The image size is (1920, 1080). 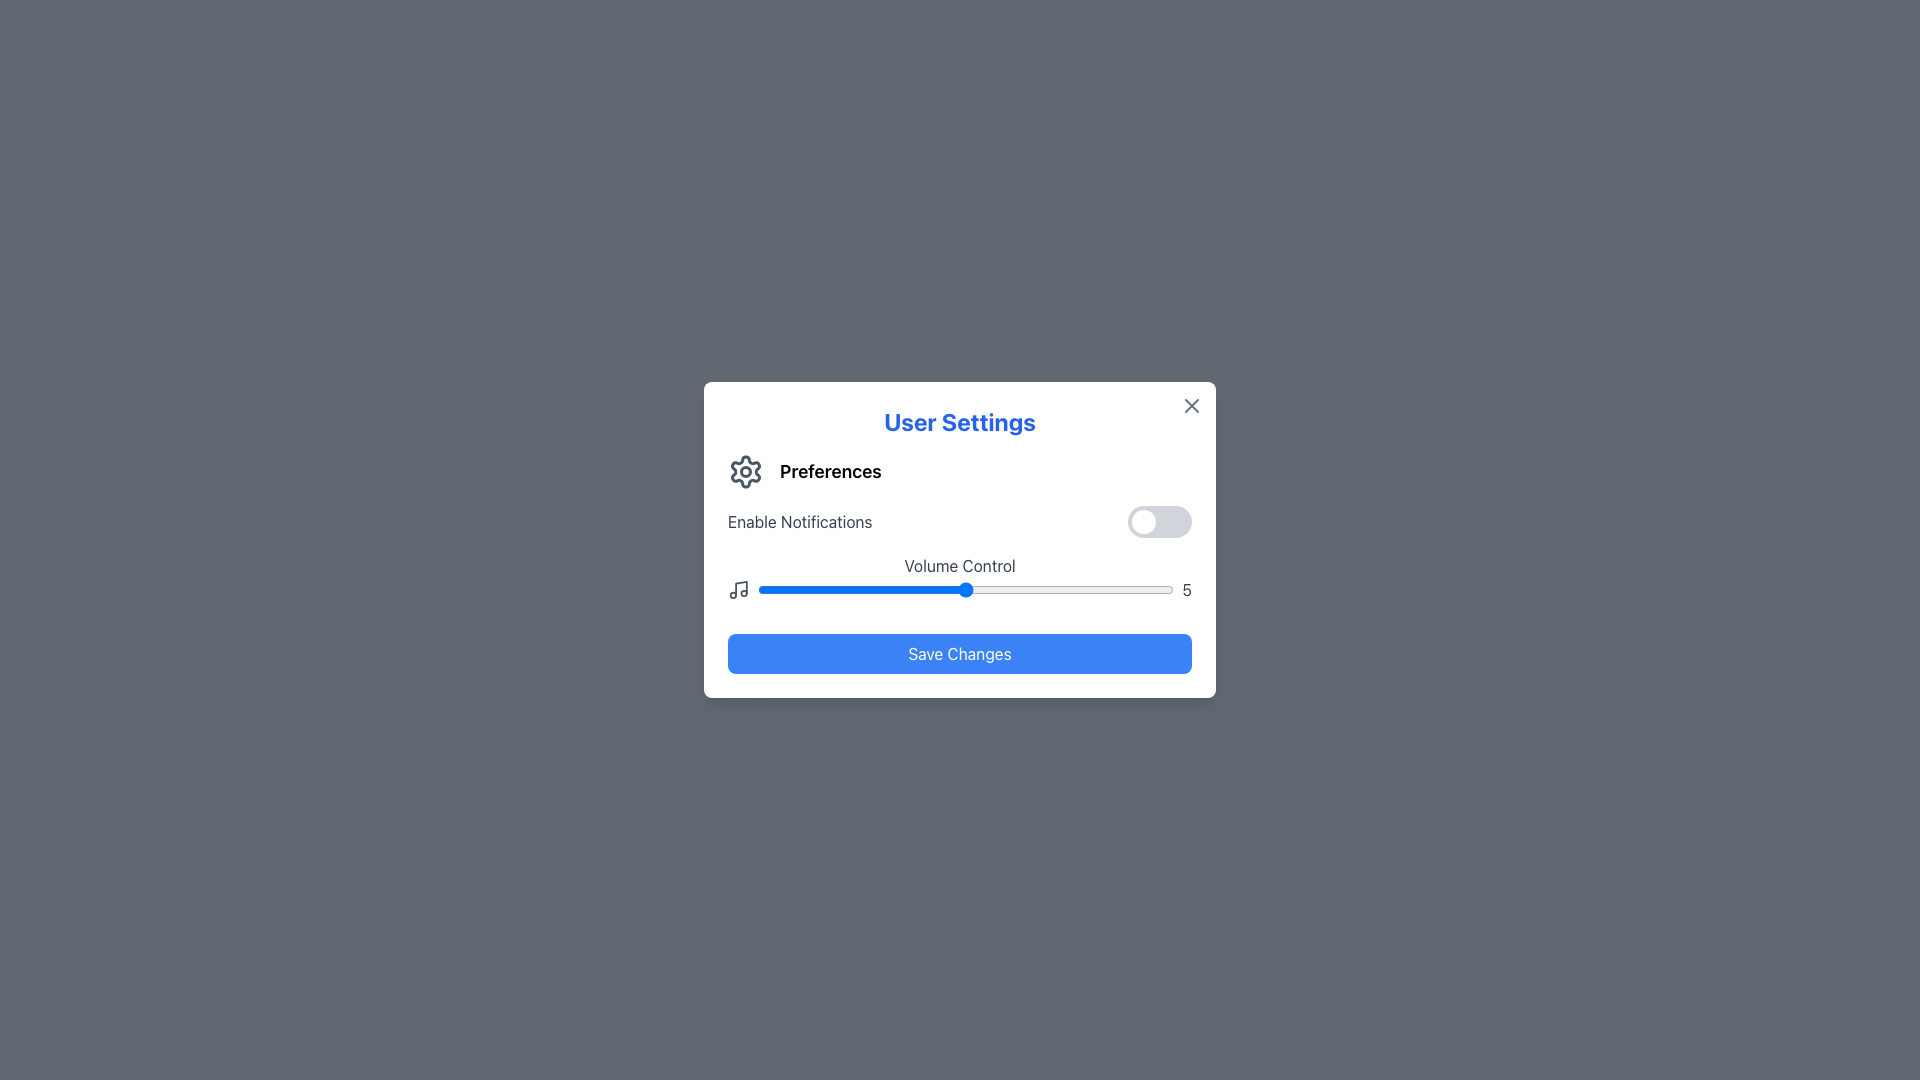 What do you see at coordinates (881, 589) in the screenshot?
I see `the volume` at bounding box center [881, 589].